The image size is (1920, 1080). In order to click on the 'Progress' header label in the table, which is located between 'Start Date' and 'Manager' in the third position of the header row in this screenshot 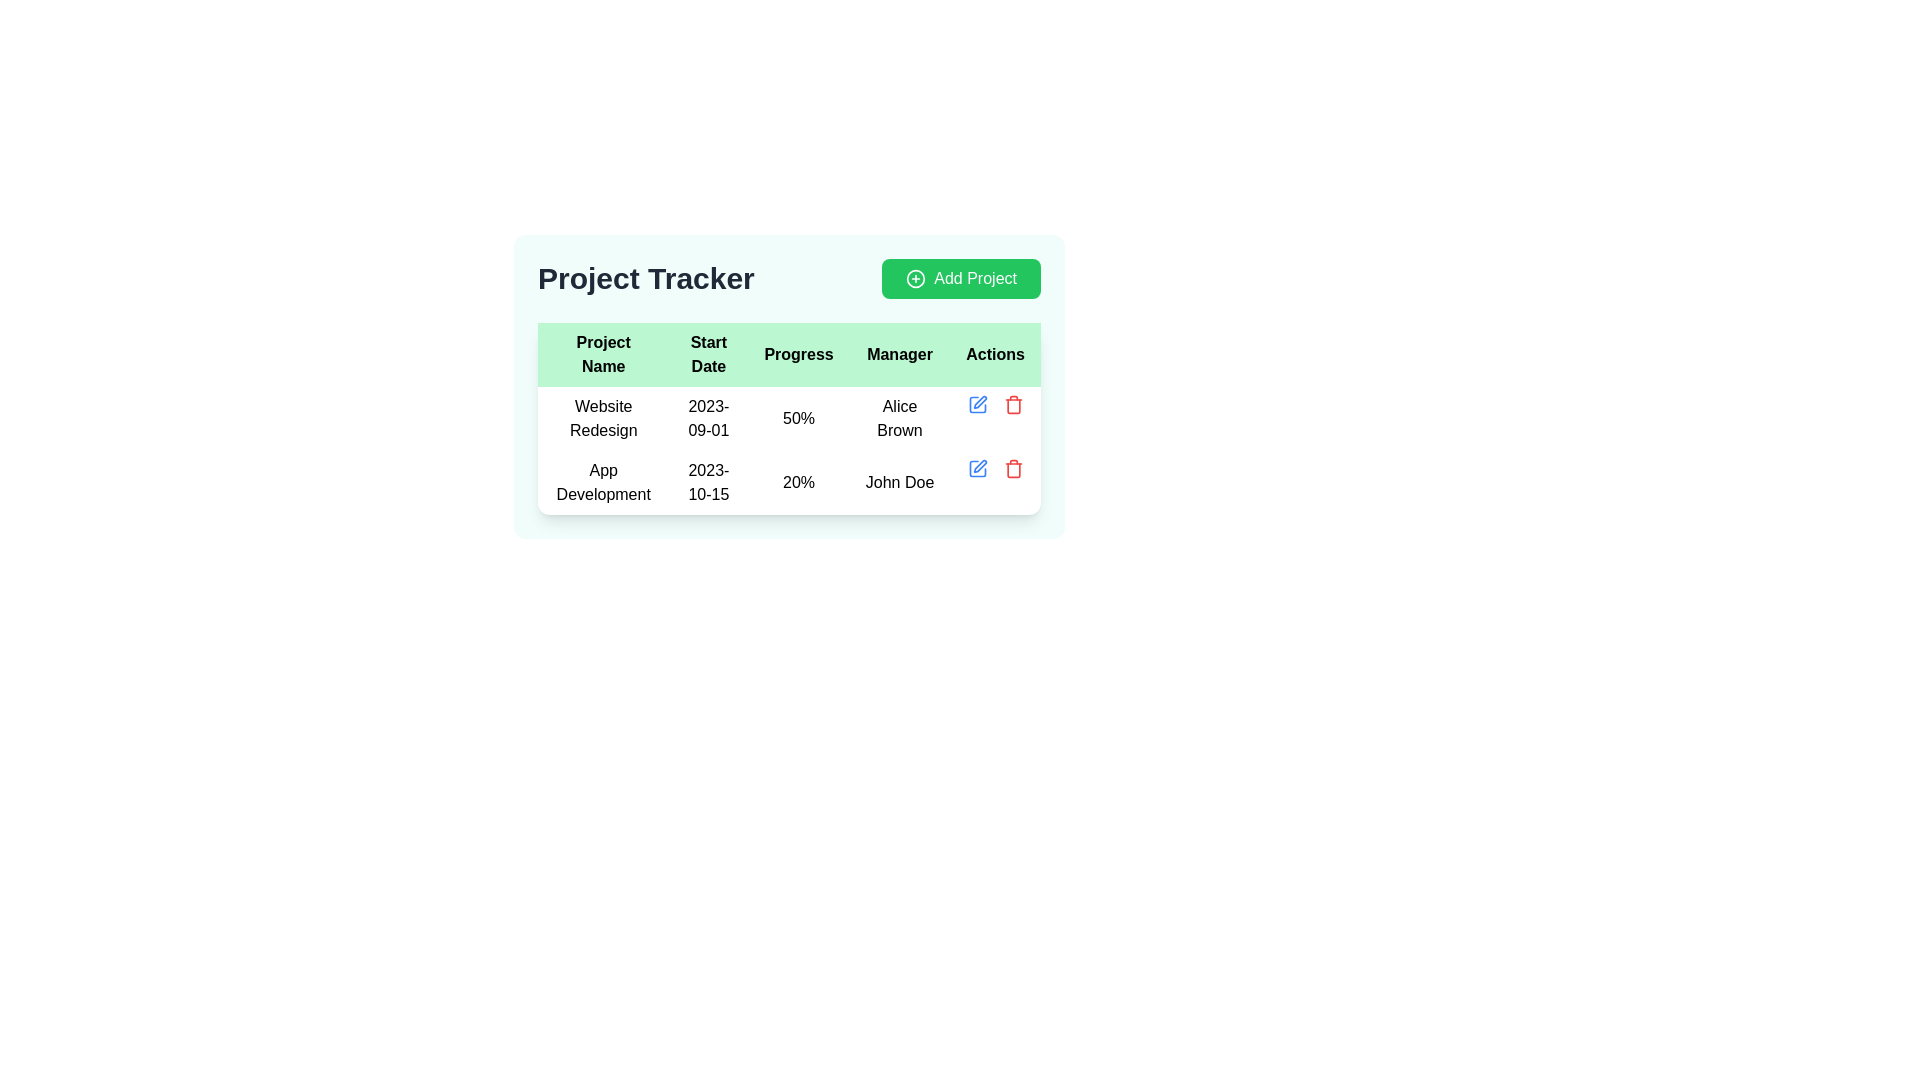, I will do `click(798, 353)`.